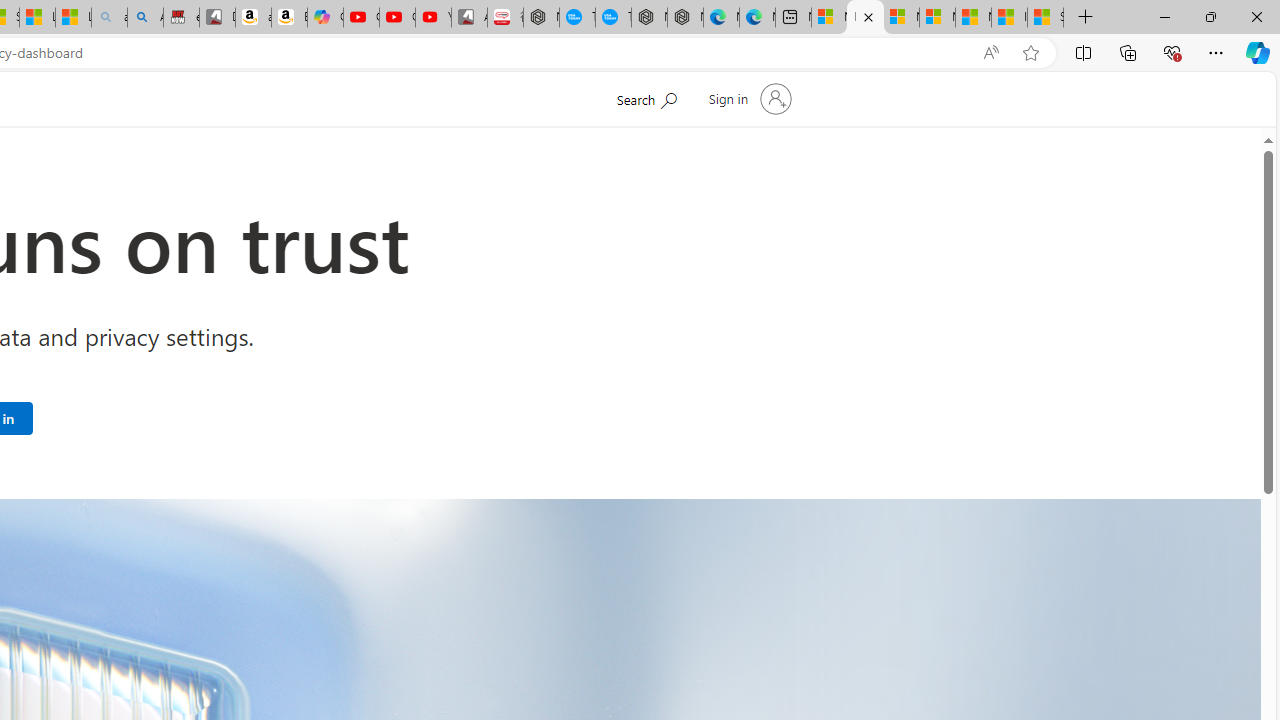 This screenshot has width=1280, height=720. What do you see at coordinates (865, 17) in the screenshot?
I see `'Microsoft account | Microsoft Account Privacy Settings'` at bounding box center [865, 17].